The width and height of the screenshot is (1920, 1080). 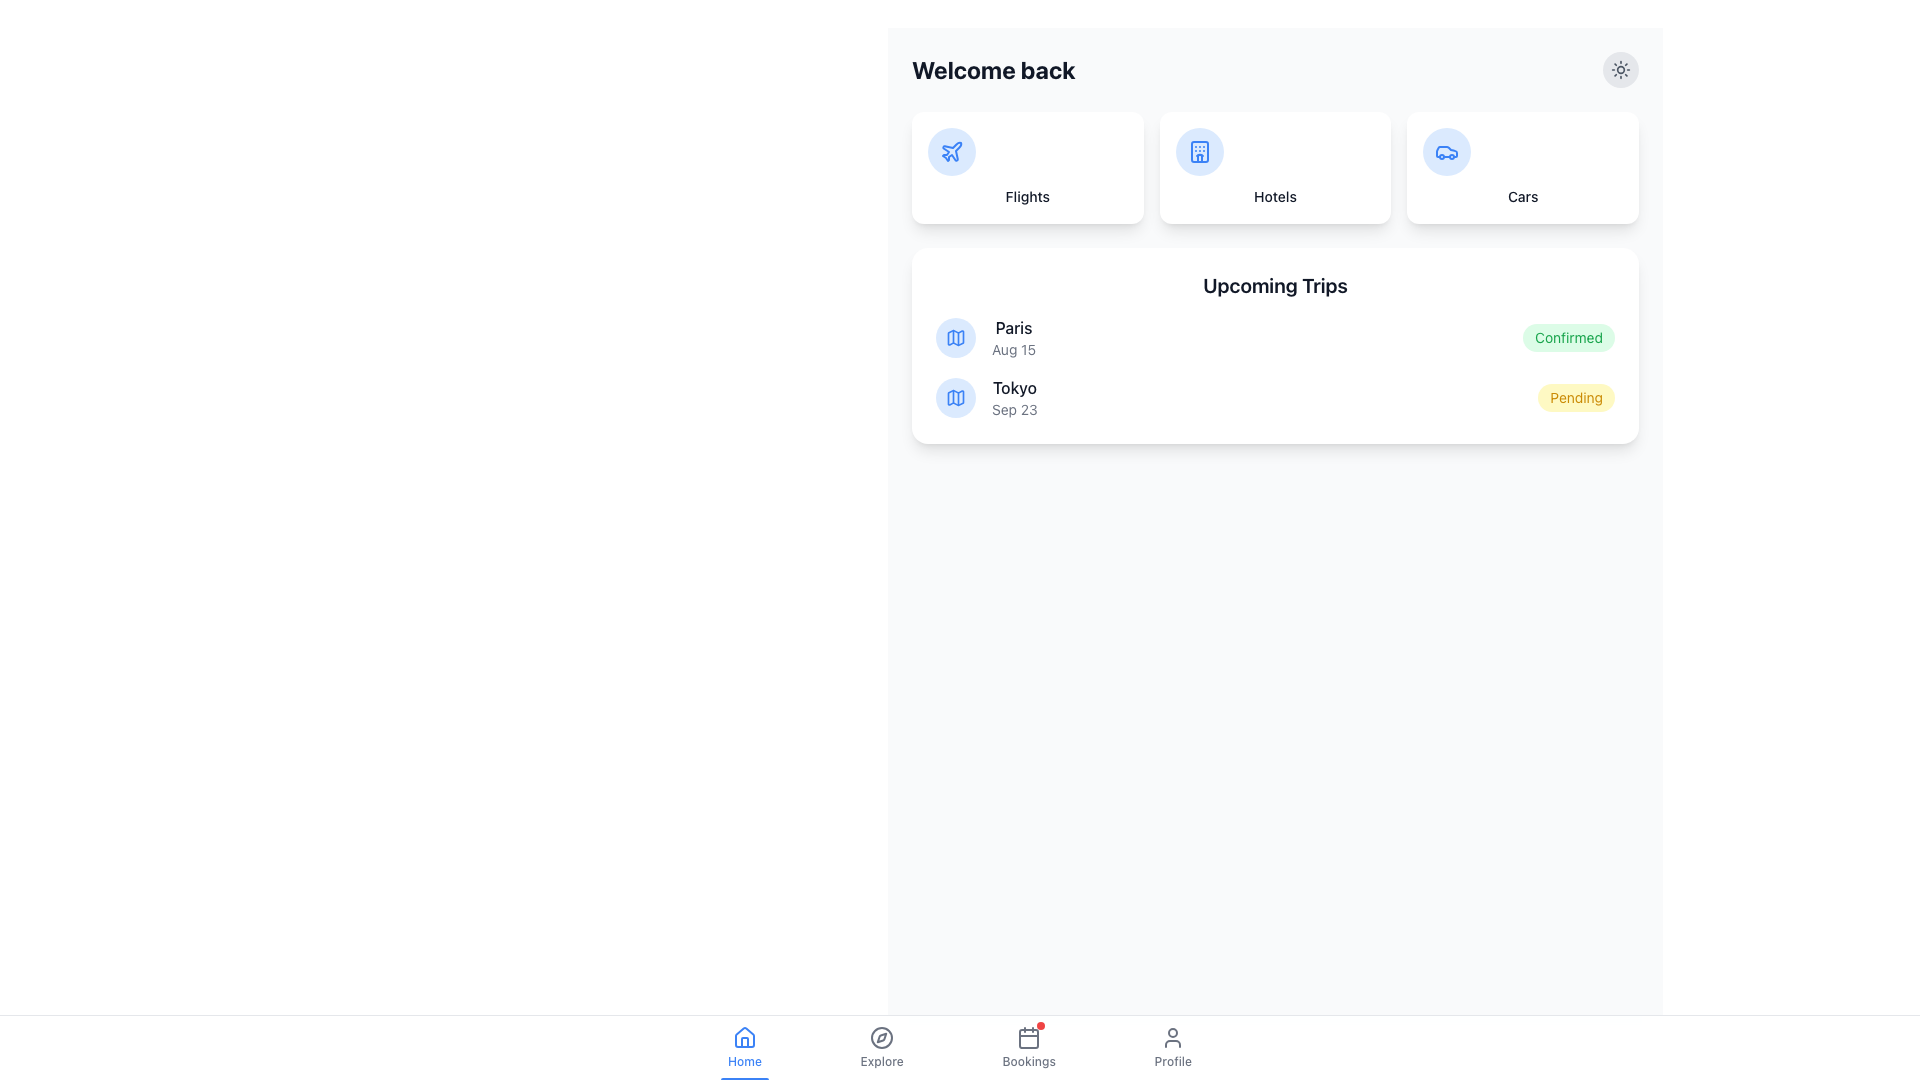 I want to click on the informational text element displaying 'Paris' in bold with the accompanying blue circular map icon, located in the 'Upcoming Trips' section, so click(x=985, y=337).